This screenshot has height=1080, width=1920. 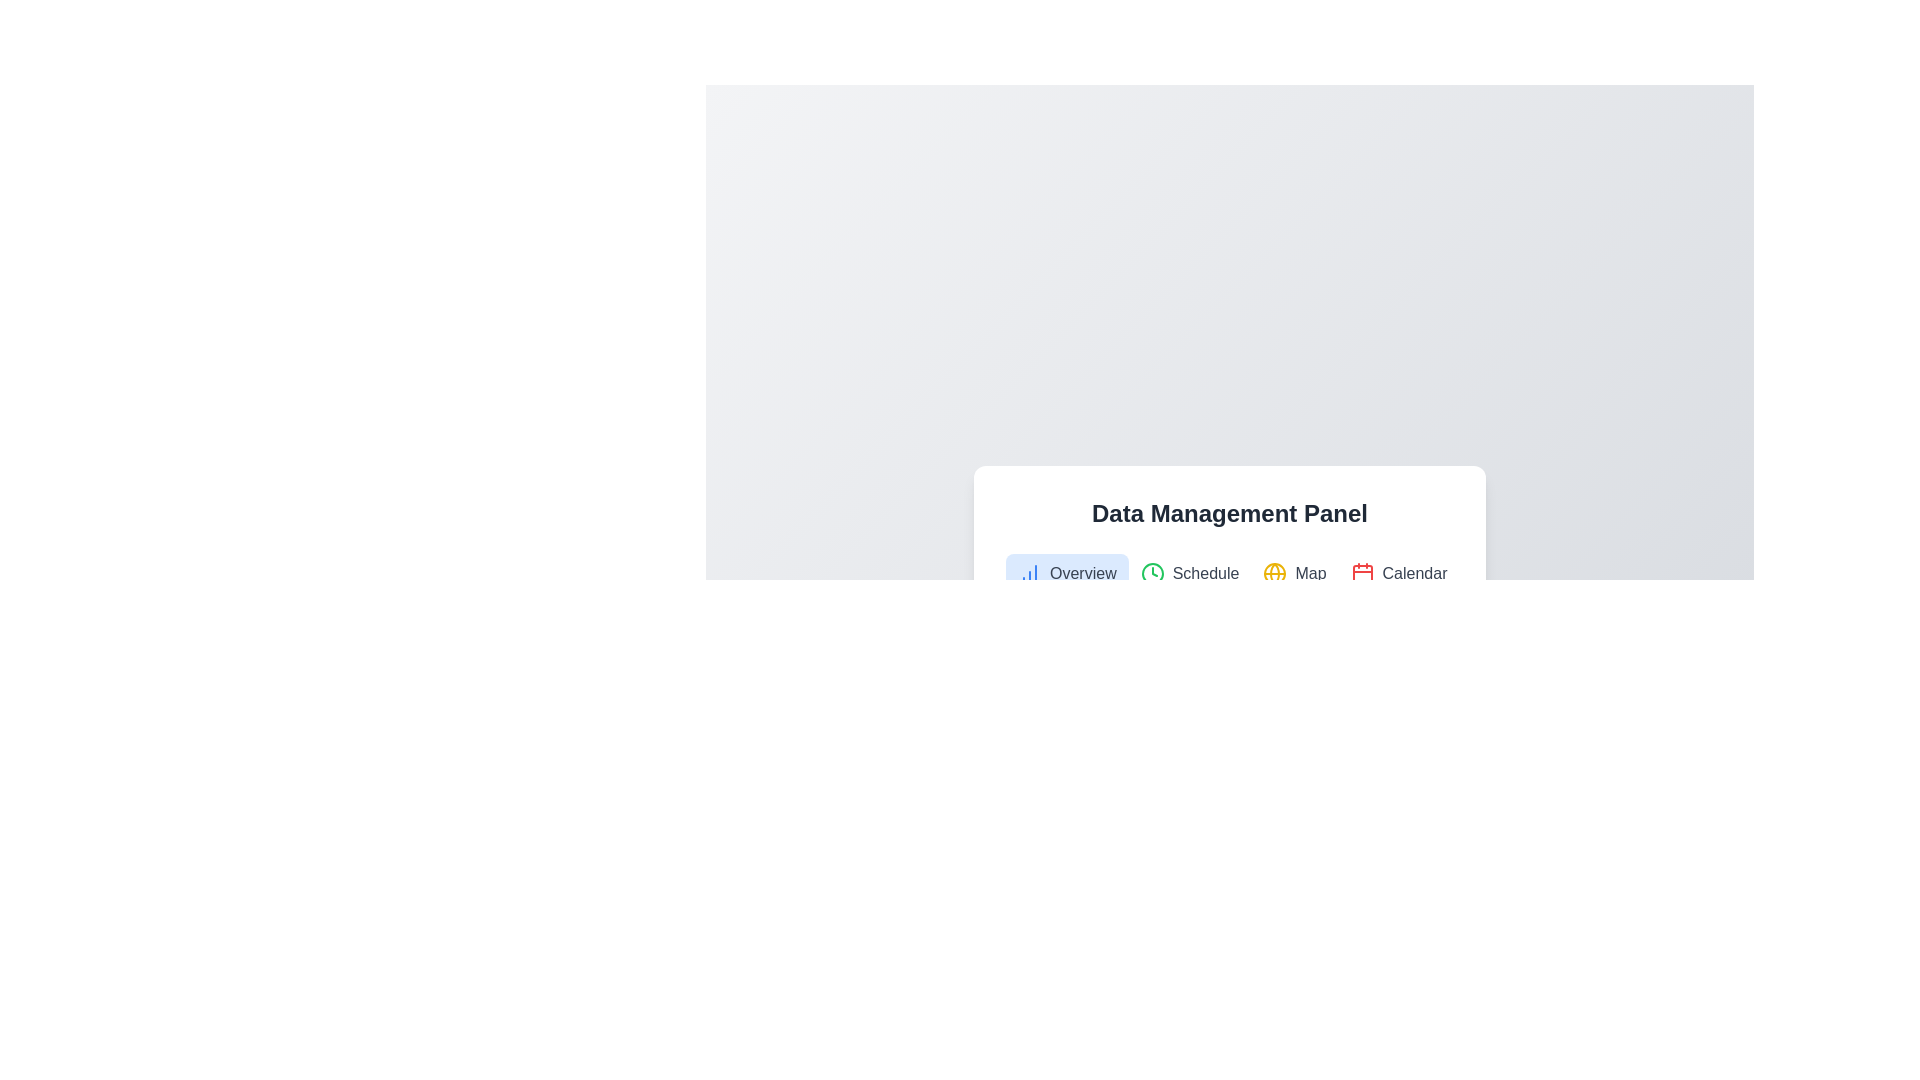 What do you see at coordinates (1228, 574) in the screenshot?
I see `the navigation bar located below the 'Data Management Panel' title` at bounding box center [1228, 574].